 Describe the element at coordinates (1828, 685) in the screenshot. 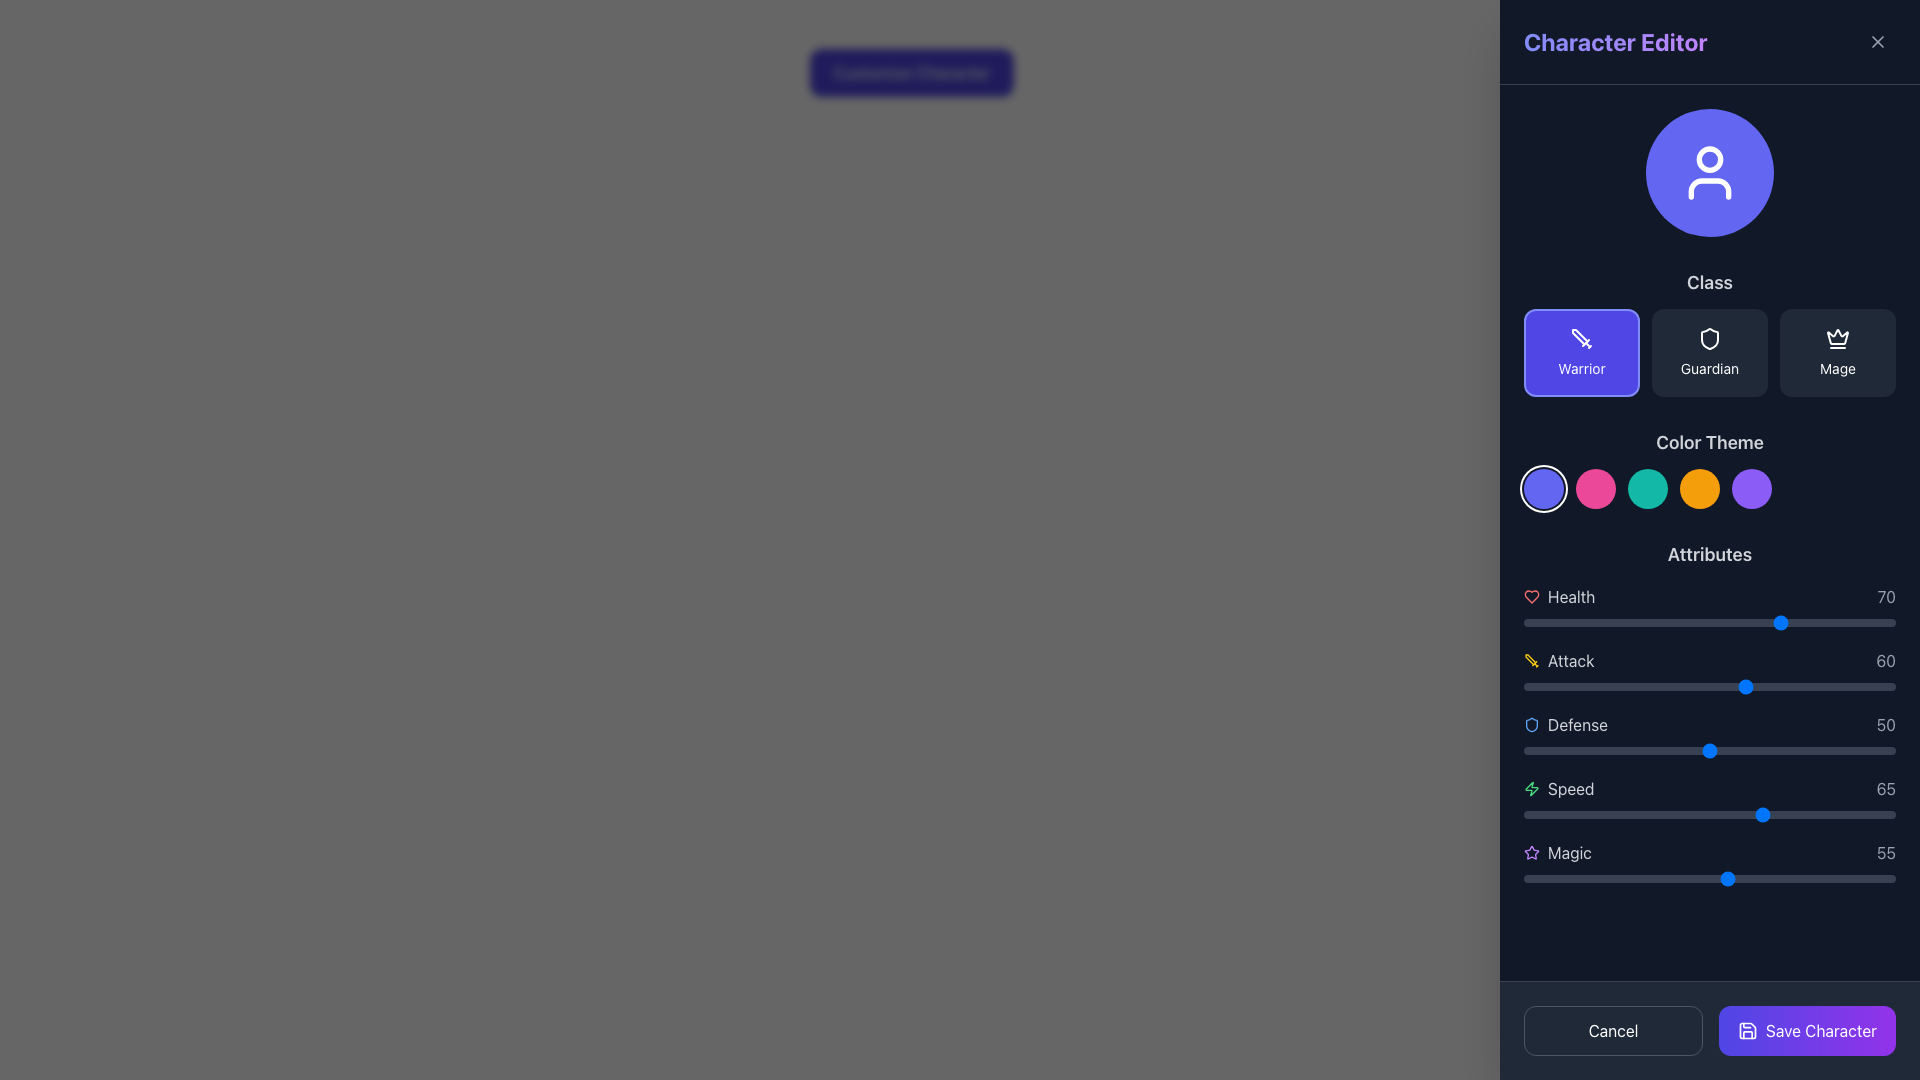

I see `the 'Attack' attribute slider` at that location.